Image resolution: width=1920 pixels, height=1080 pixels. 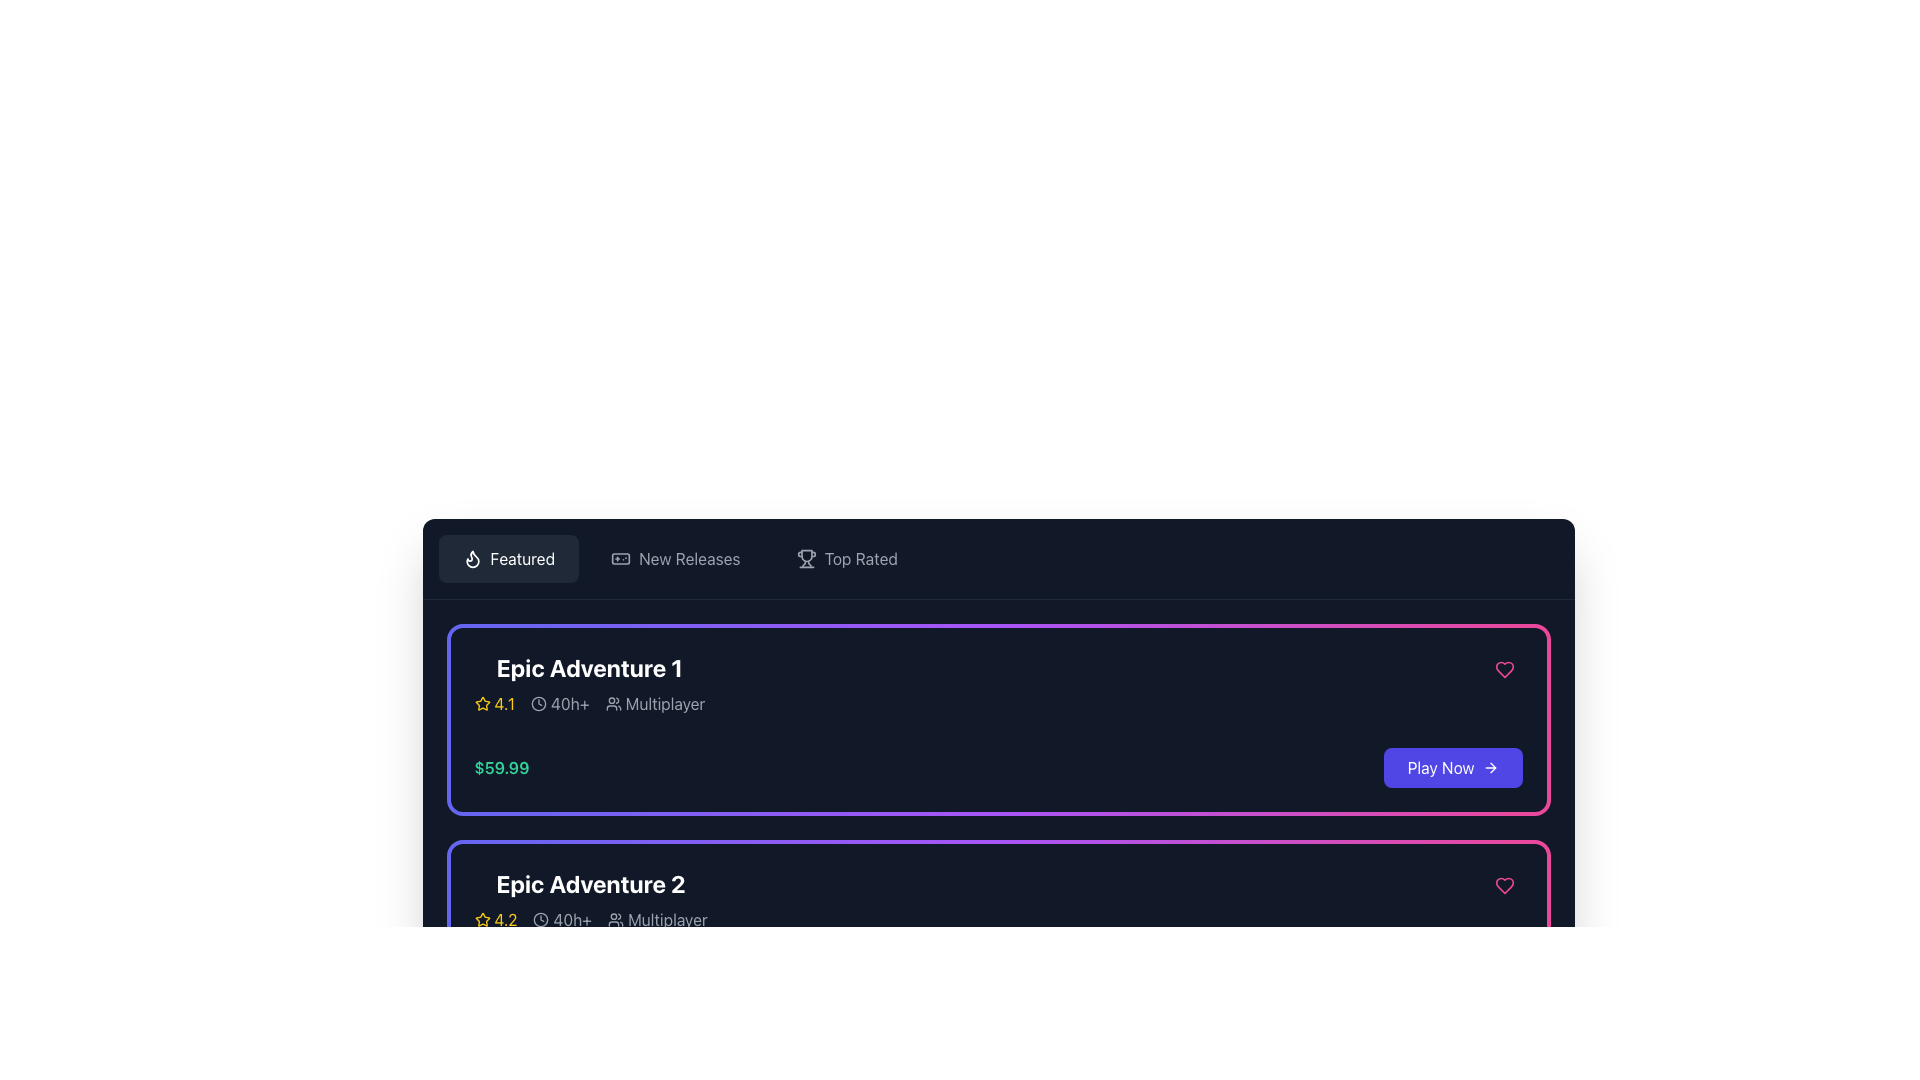 I want to click on the 'Featured' text label, which is displayed in white font on a dark background, so click(x=522, y=559).